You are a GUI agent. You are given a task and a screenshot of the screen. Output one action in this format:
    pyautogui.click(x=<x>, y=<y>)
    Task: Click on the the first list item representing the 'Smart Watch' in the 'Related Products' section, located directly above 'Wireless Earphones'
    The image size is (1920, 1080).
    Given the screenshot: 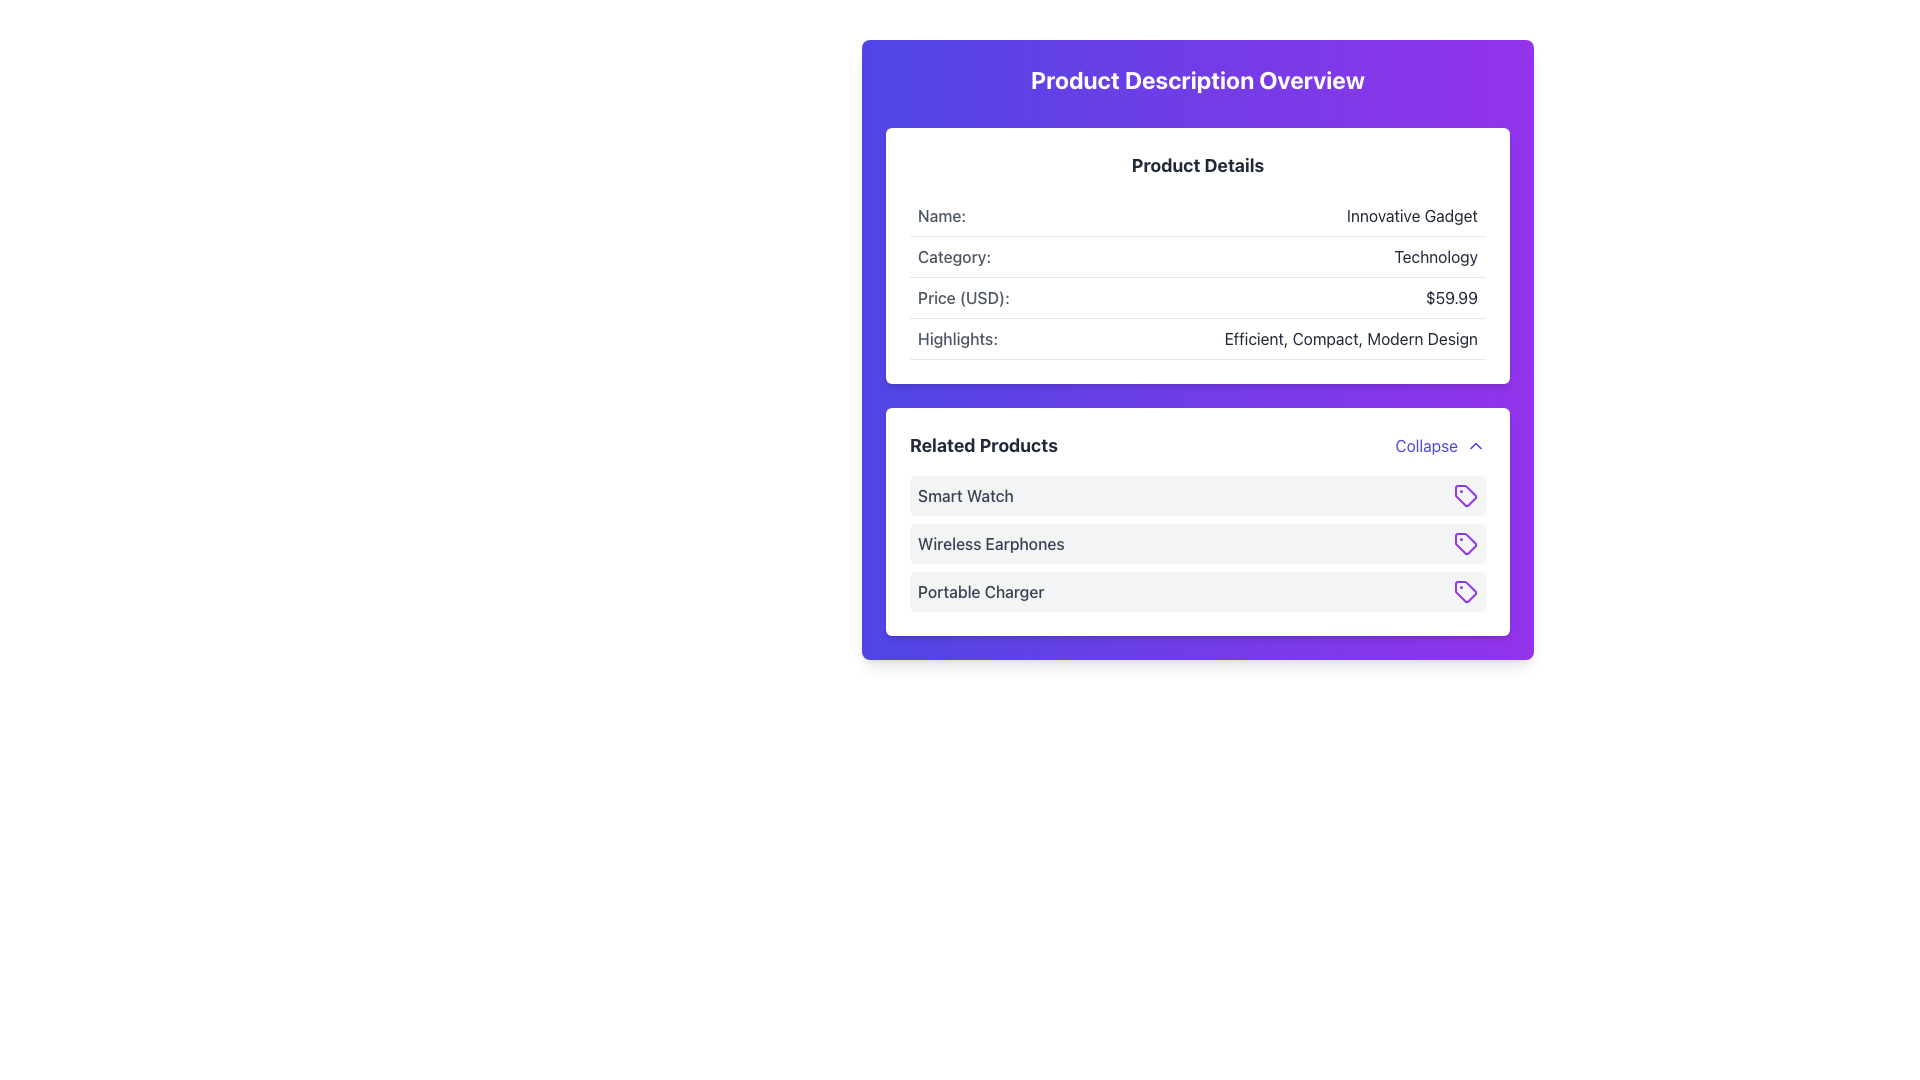 What is the action you would take?
    pyautogui.click(x=1198, y=495)
    